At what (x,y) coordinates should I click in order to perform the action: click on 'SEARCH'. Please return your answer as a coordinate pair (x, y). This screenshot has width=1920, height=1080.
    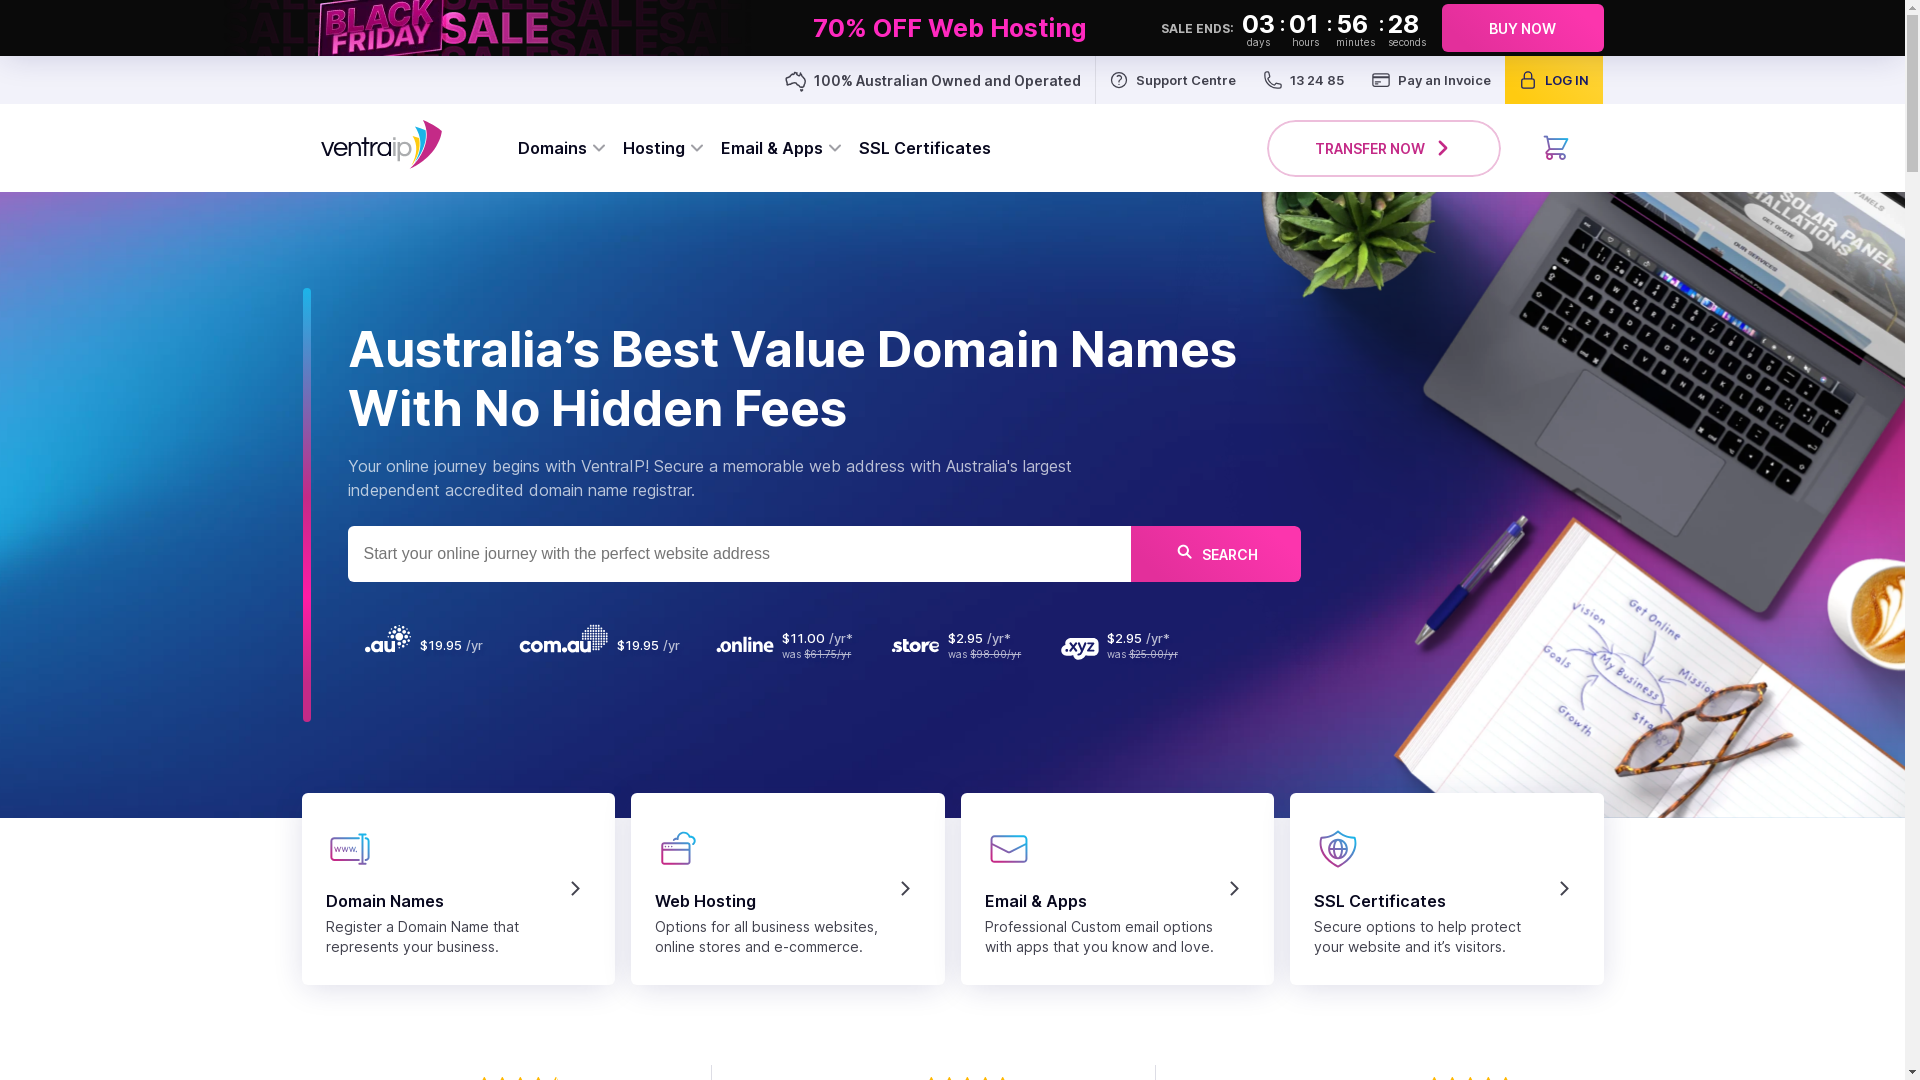
    Looking at the image, I should click on (1213, 554).